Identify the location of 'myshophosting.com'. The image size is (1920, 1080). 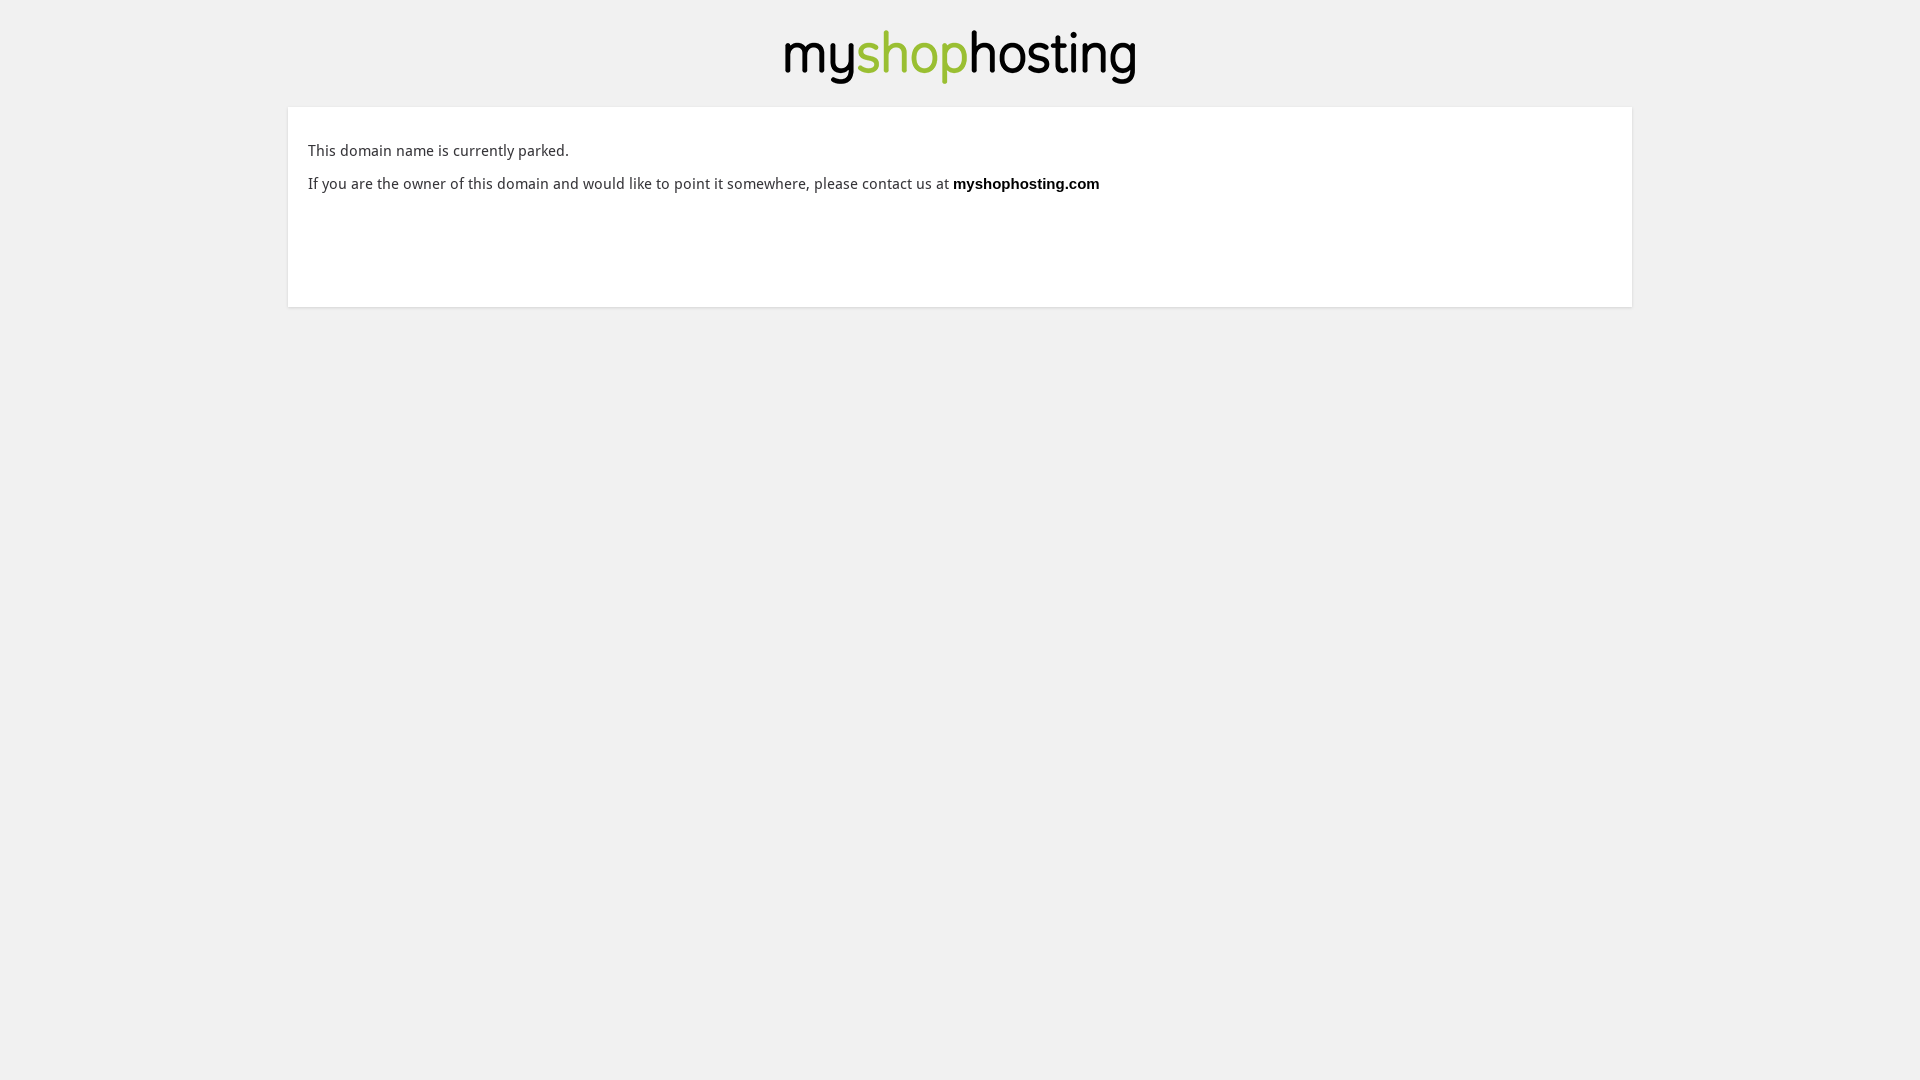
(1026, 183).